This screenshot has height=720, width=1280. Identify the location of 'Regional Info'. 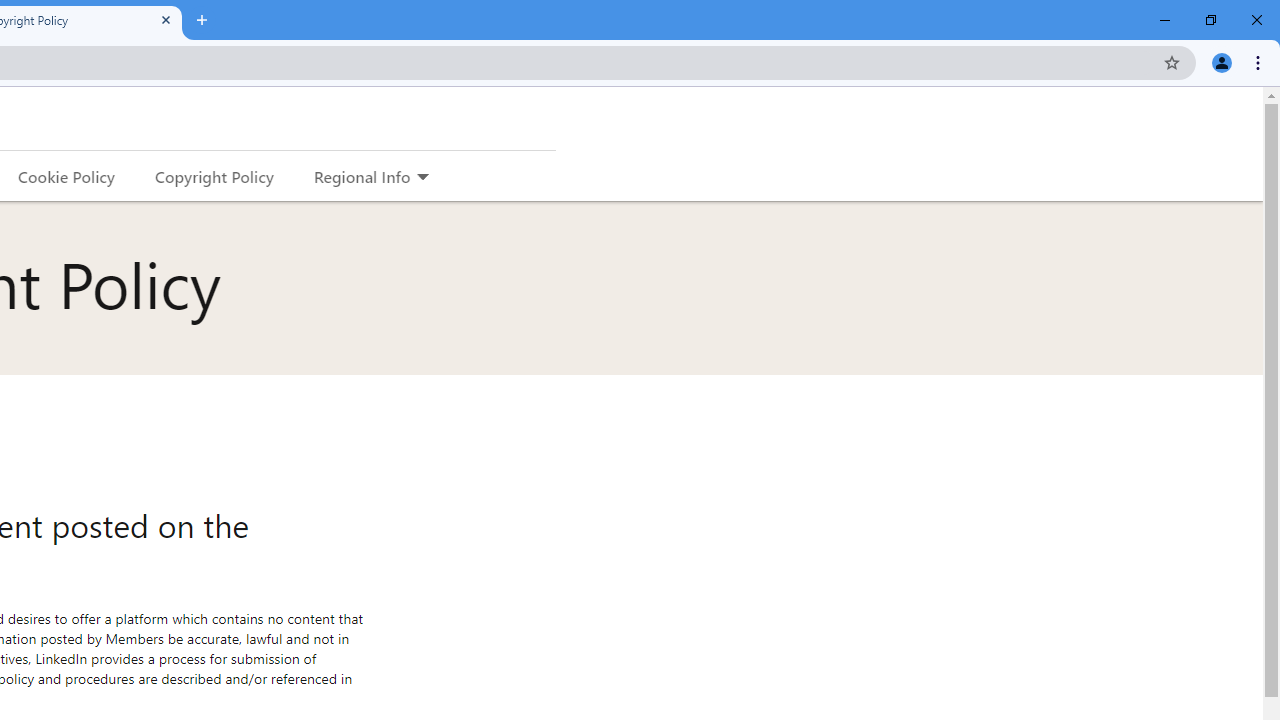
(362, 175).